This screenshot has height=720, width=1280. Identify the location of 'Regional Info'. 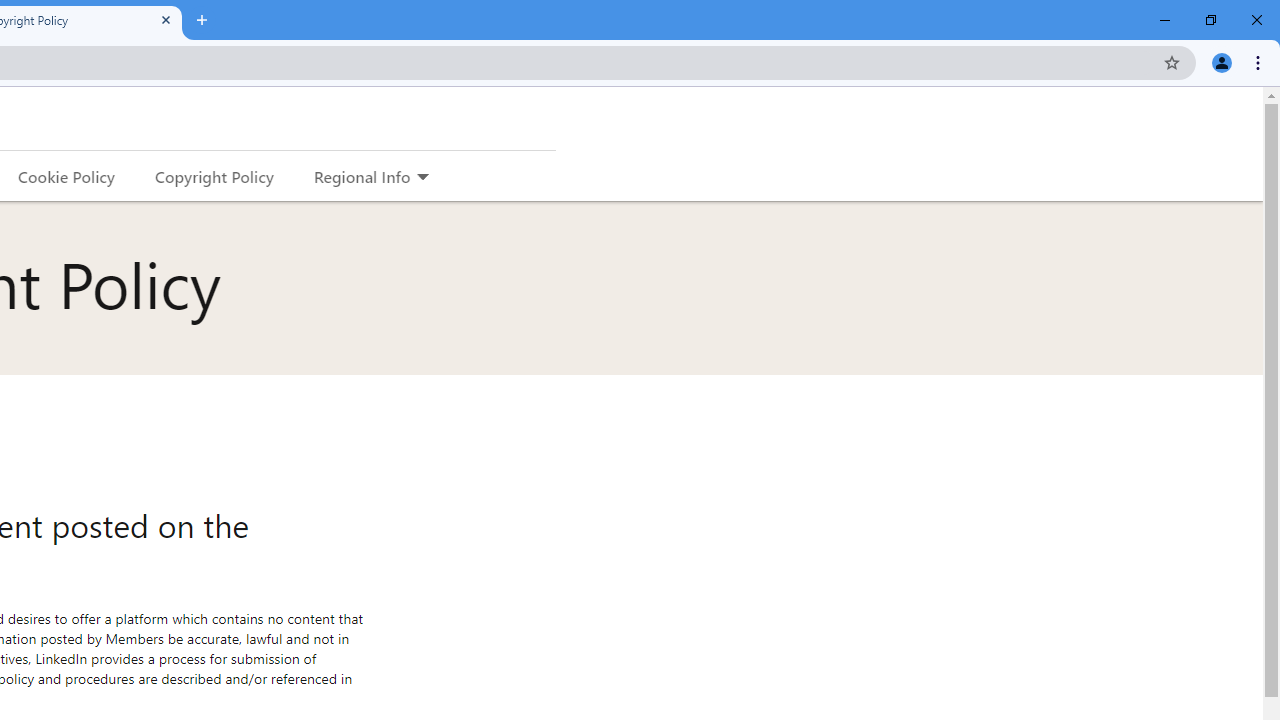
(362, 175).